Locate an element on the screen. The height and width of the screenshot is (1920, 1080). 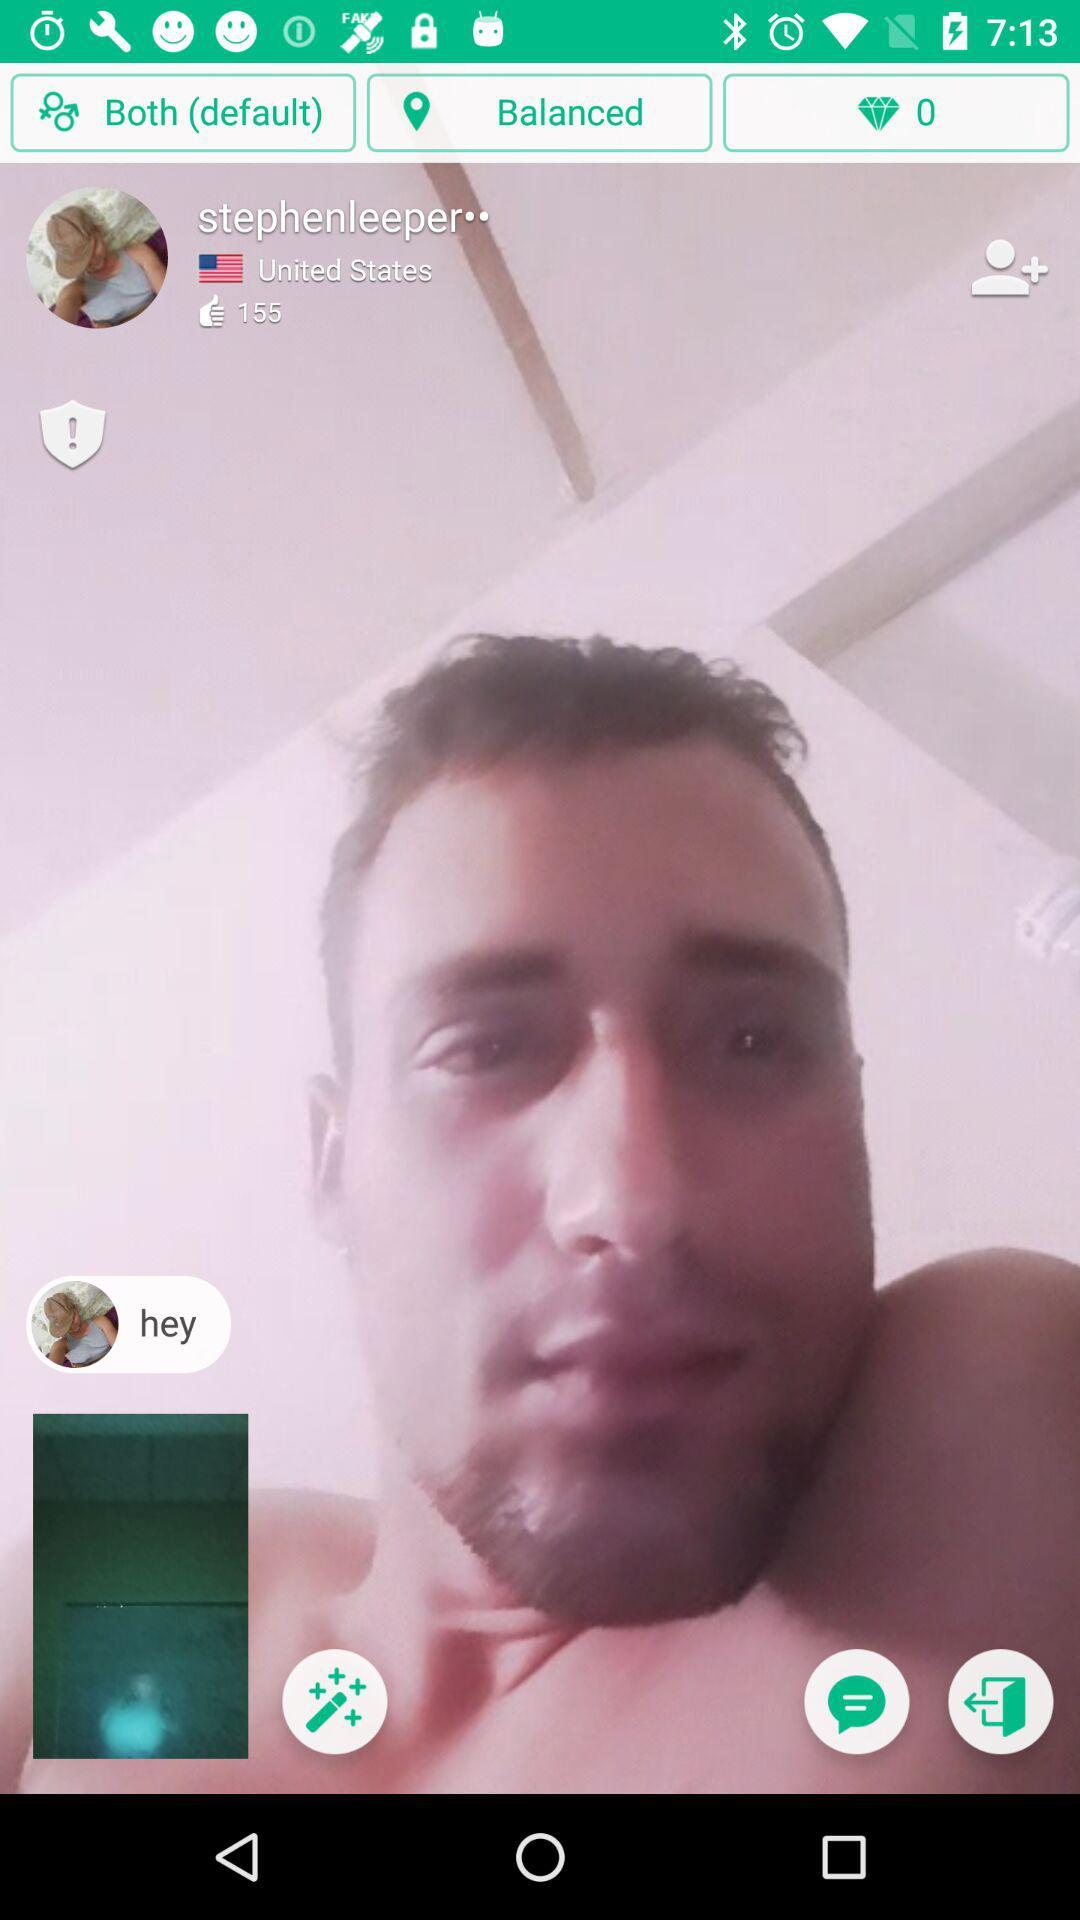
previous is located at coordinates (1000, 1713).